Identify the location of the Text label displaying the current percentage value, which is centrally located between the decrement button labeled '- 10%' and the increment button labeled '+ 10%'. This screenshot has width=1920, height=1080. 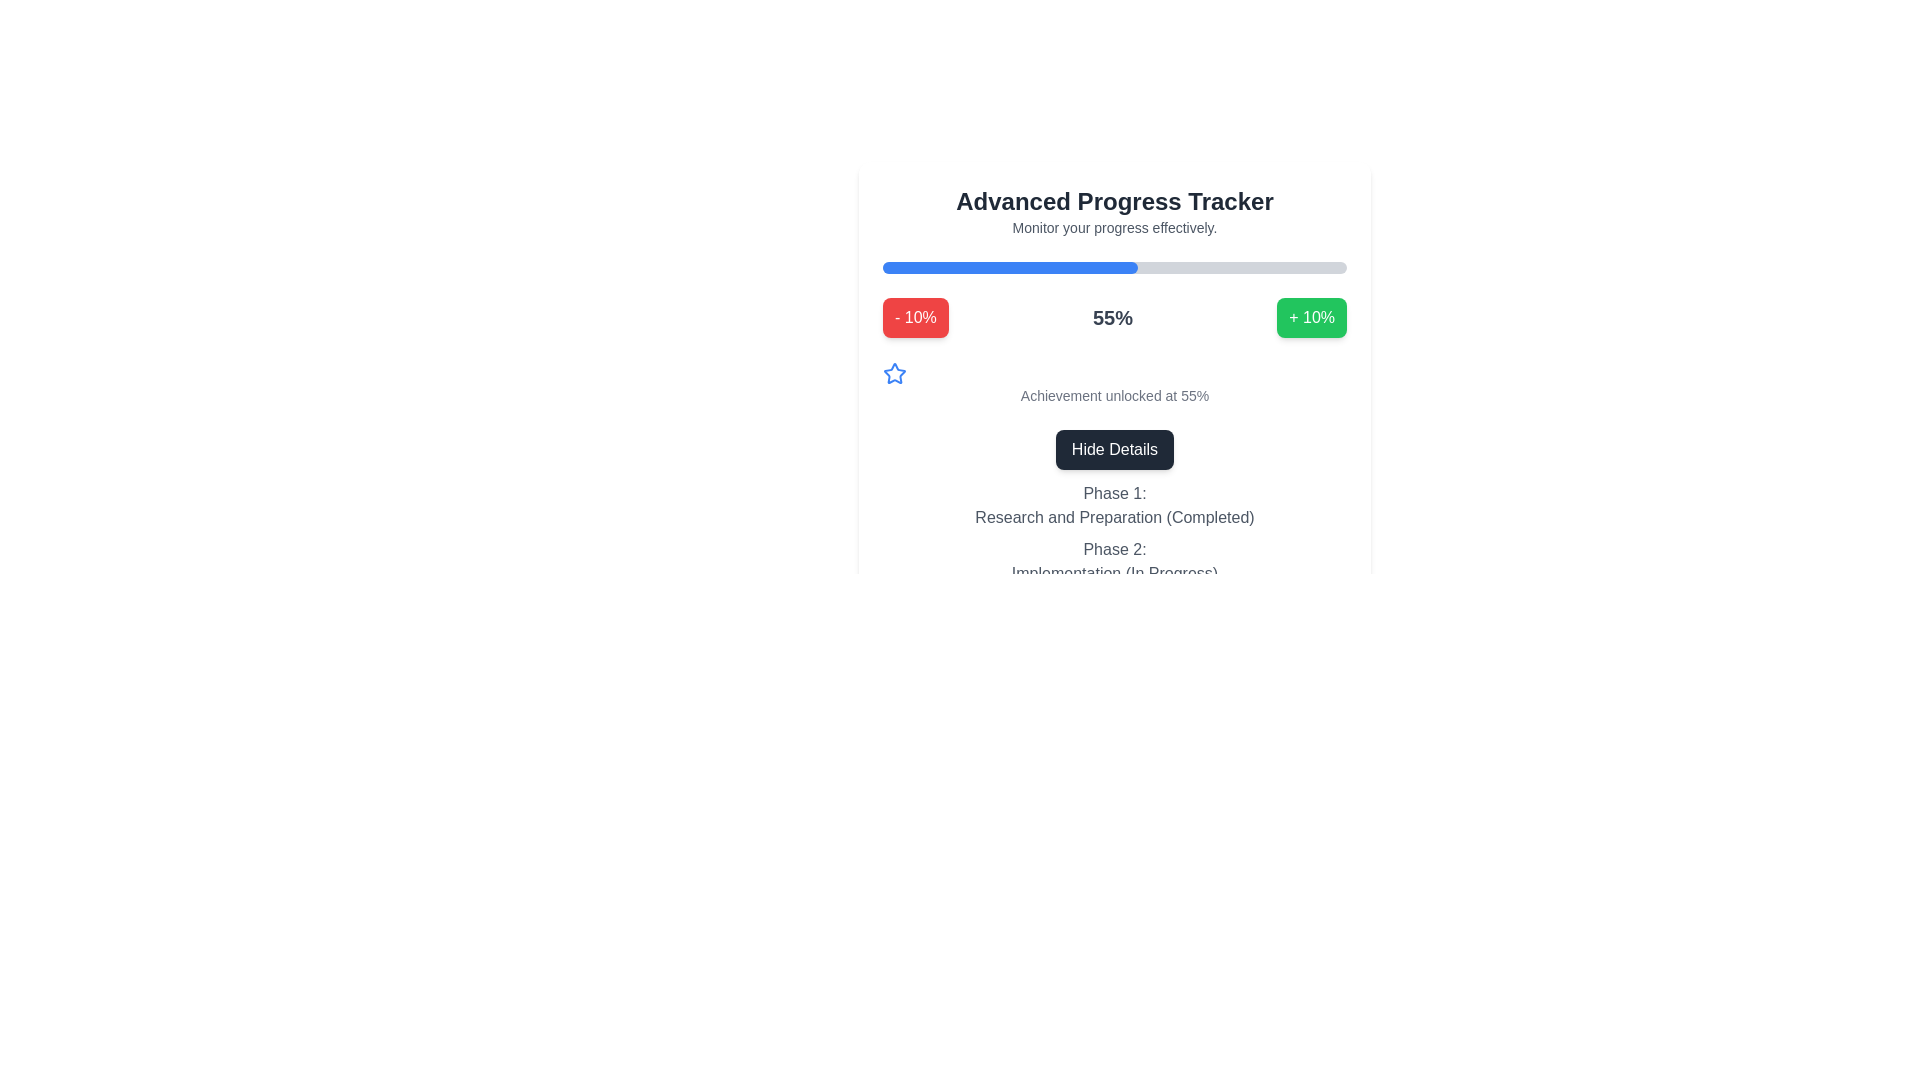
(1112, 316).